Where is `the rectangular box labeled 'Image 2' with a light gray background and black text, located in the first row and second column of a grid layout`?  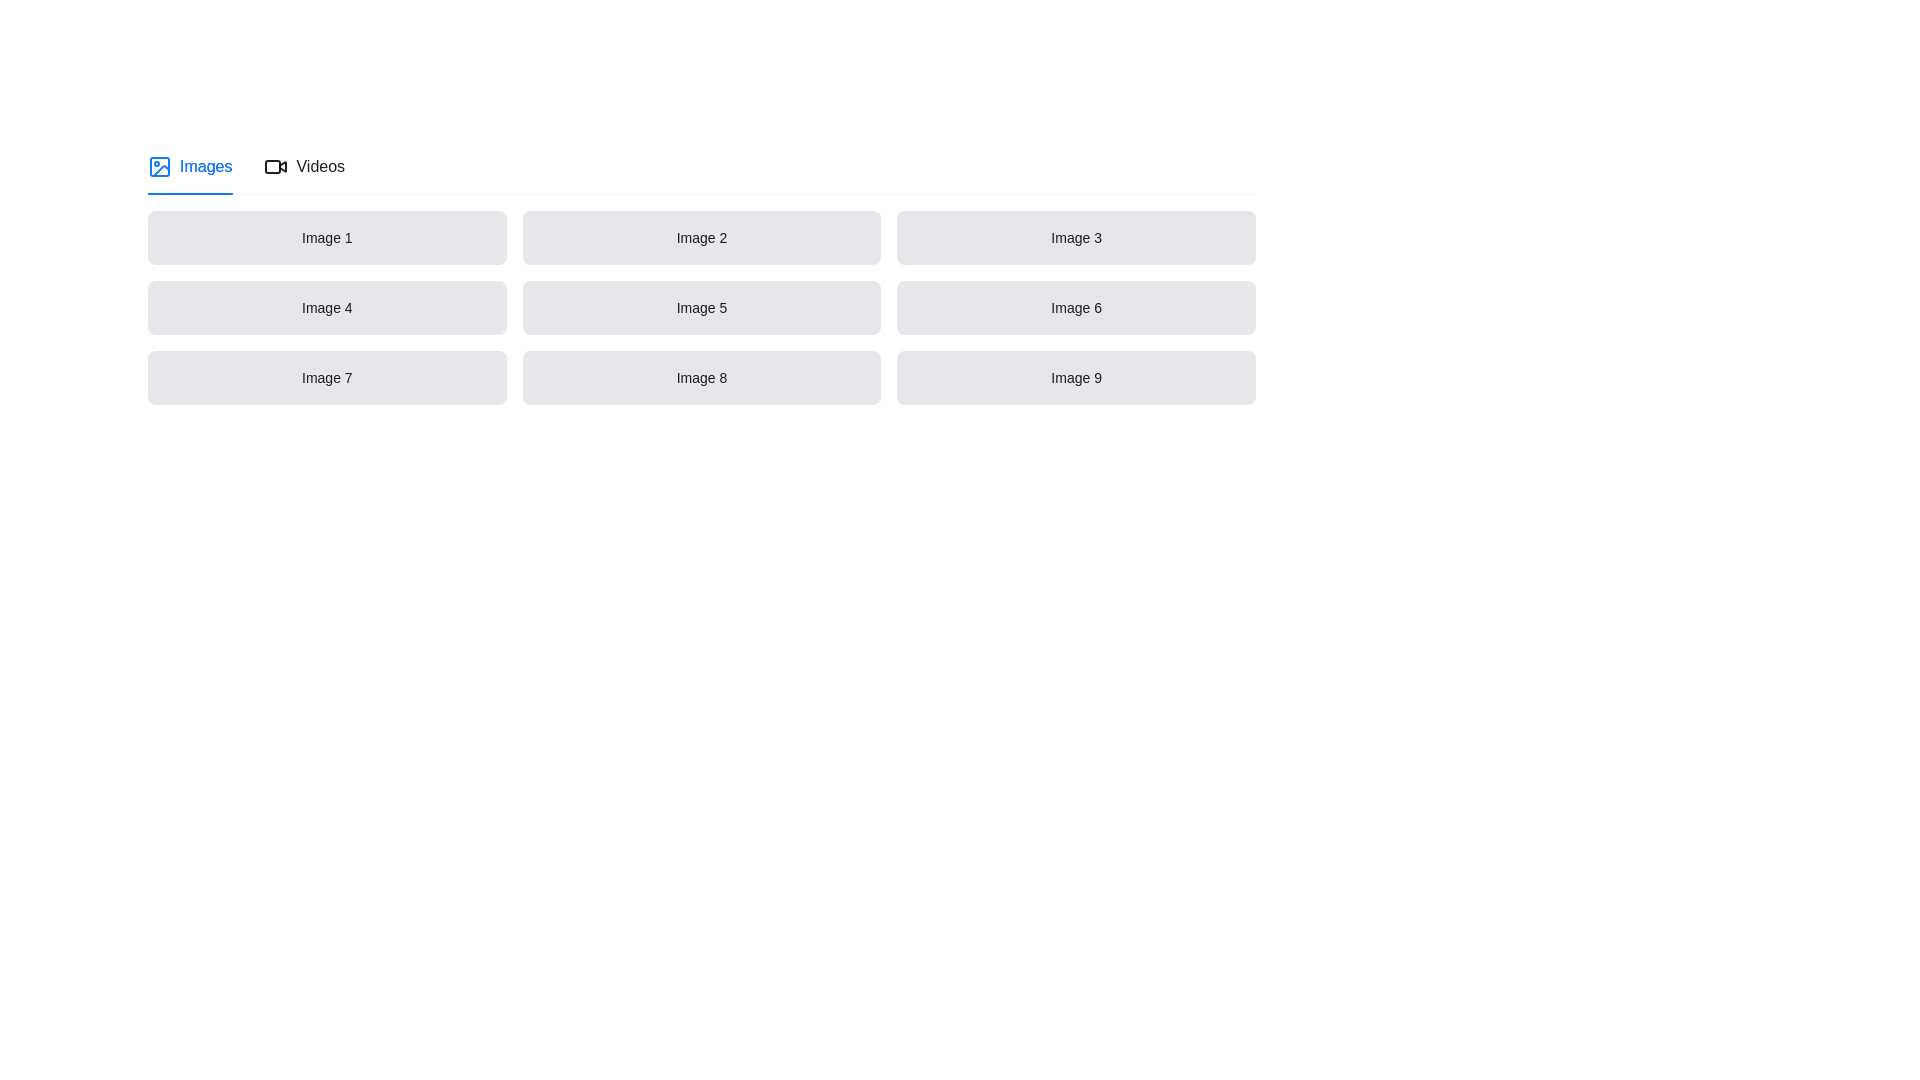 the rectangular box labeled 'Image 2' with a light gray background and black text, located in the first row and second column of a grid layout is located at coordinates (701, 237).